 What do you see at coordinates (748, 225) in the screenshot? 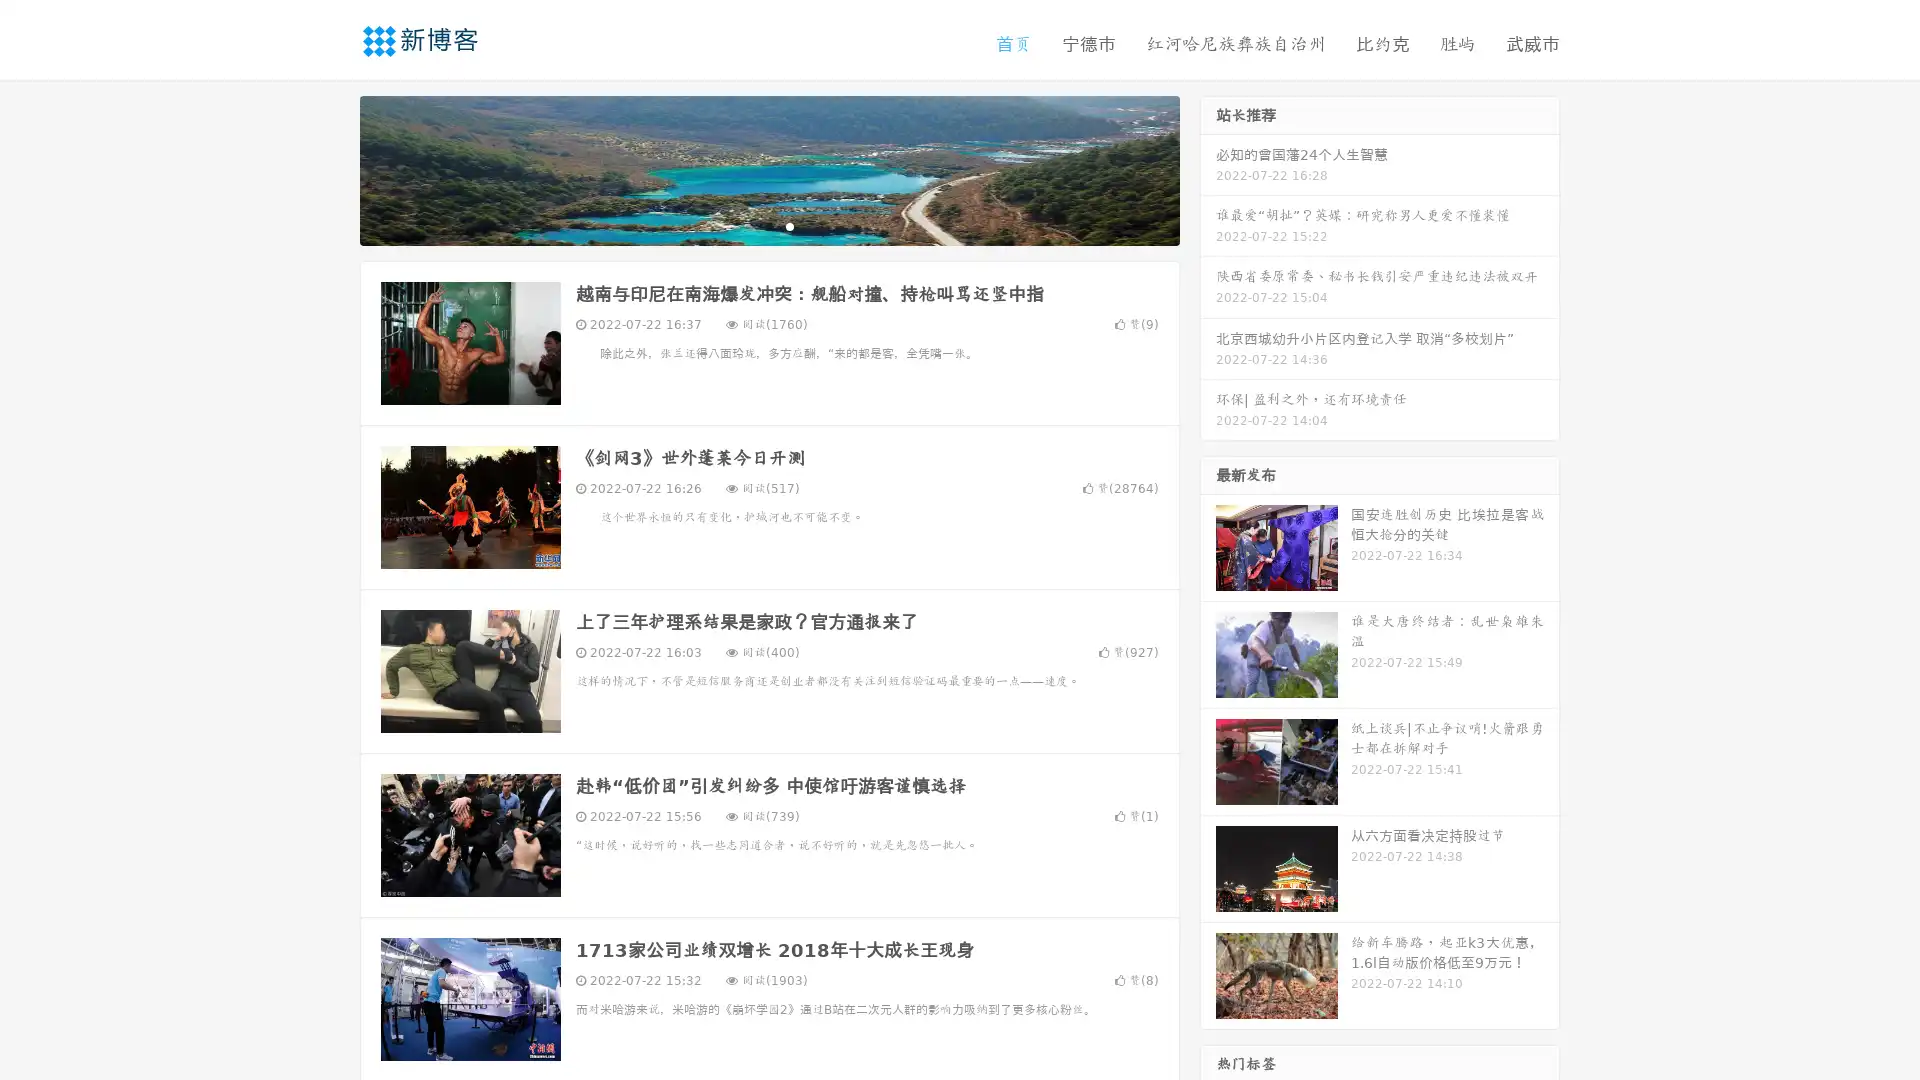
I see `Go to slide 1` at bounding box center [748, 225].